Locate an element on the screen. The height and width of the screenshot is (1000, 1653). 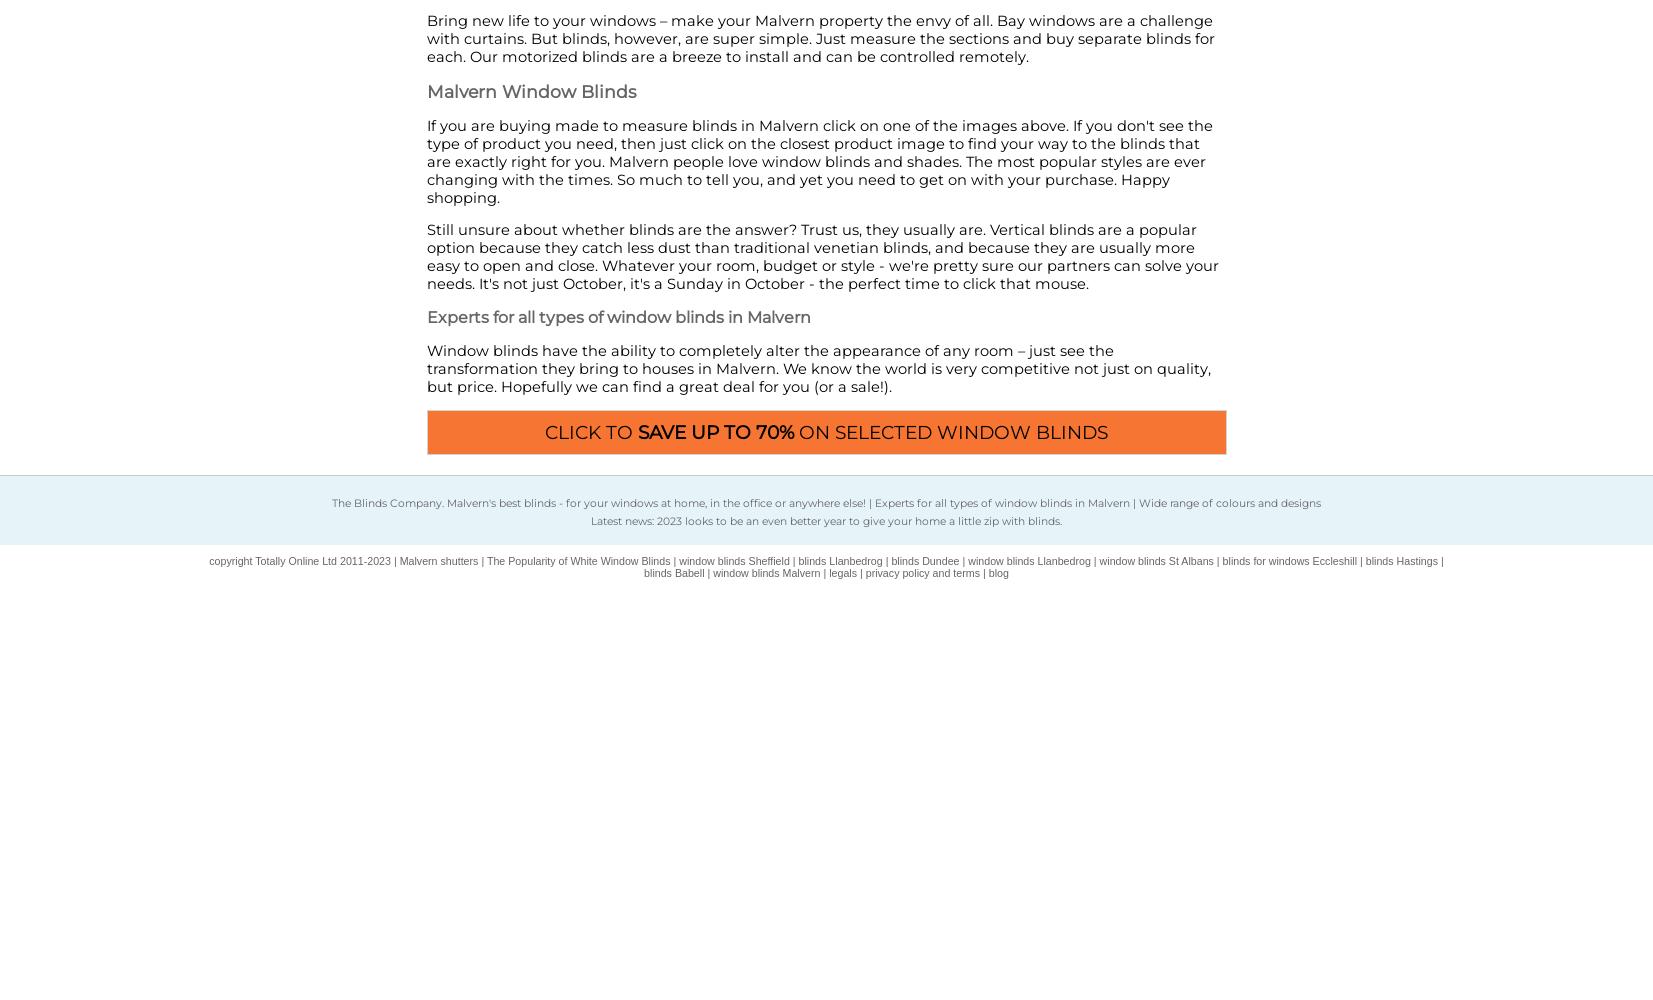
'Malvern shutters' is located at coordinates (437, 561).